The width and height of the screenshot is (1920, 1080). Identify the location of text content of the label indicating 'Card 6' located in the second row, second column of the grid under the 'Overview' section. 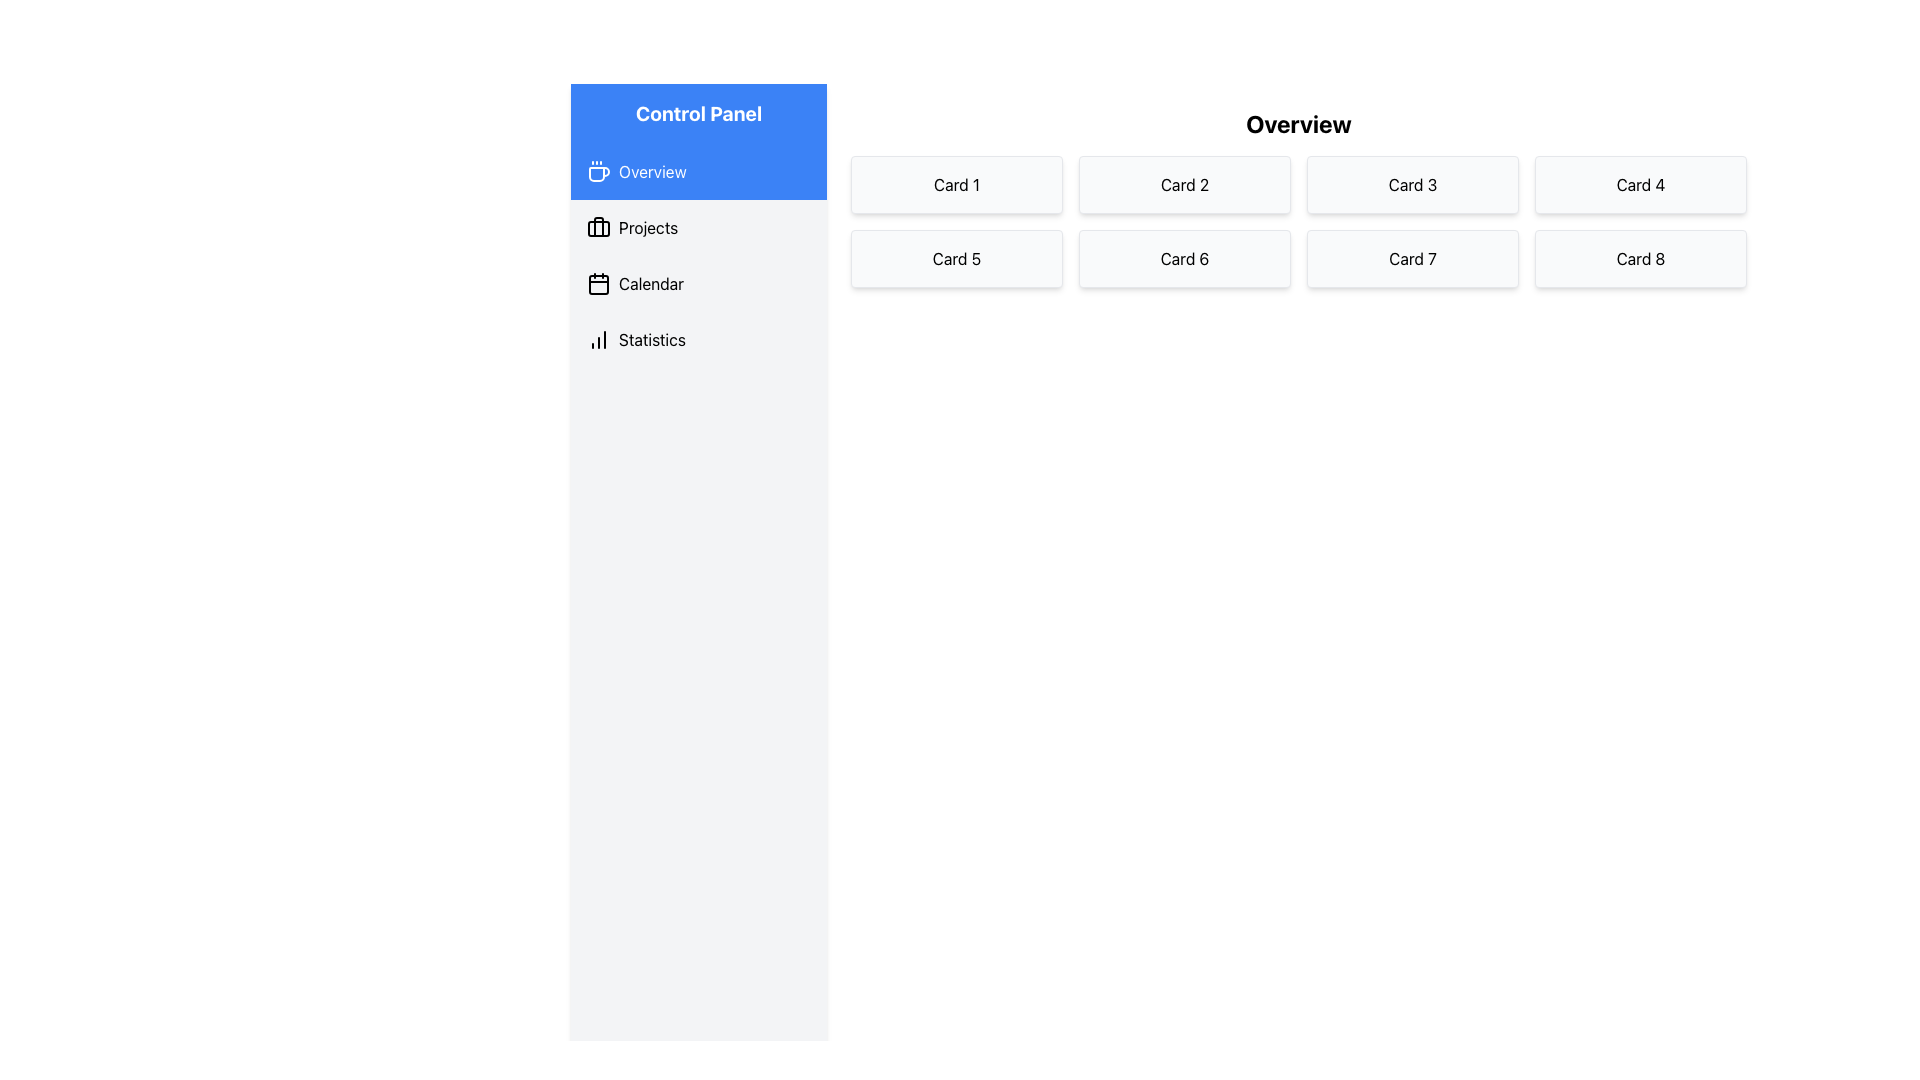
(1185, 257).